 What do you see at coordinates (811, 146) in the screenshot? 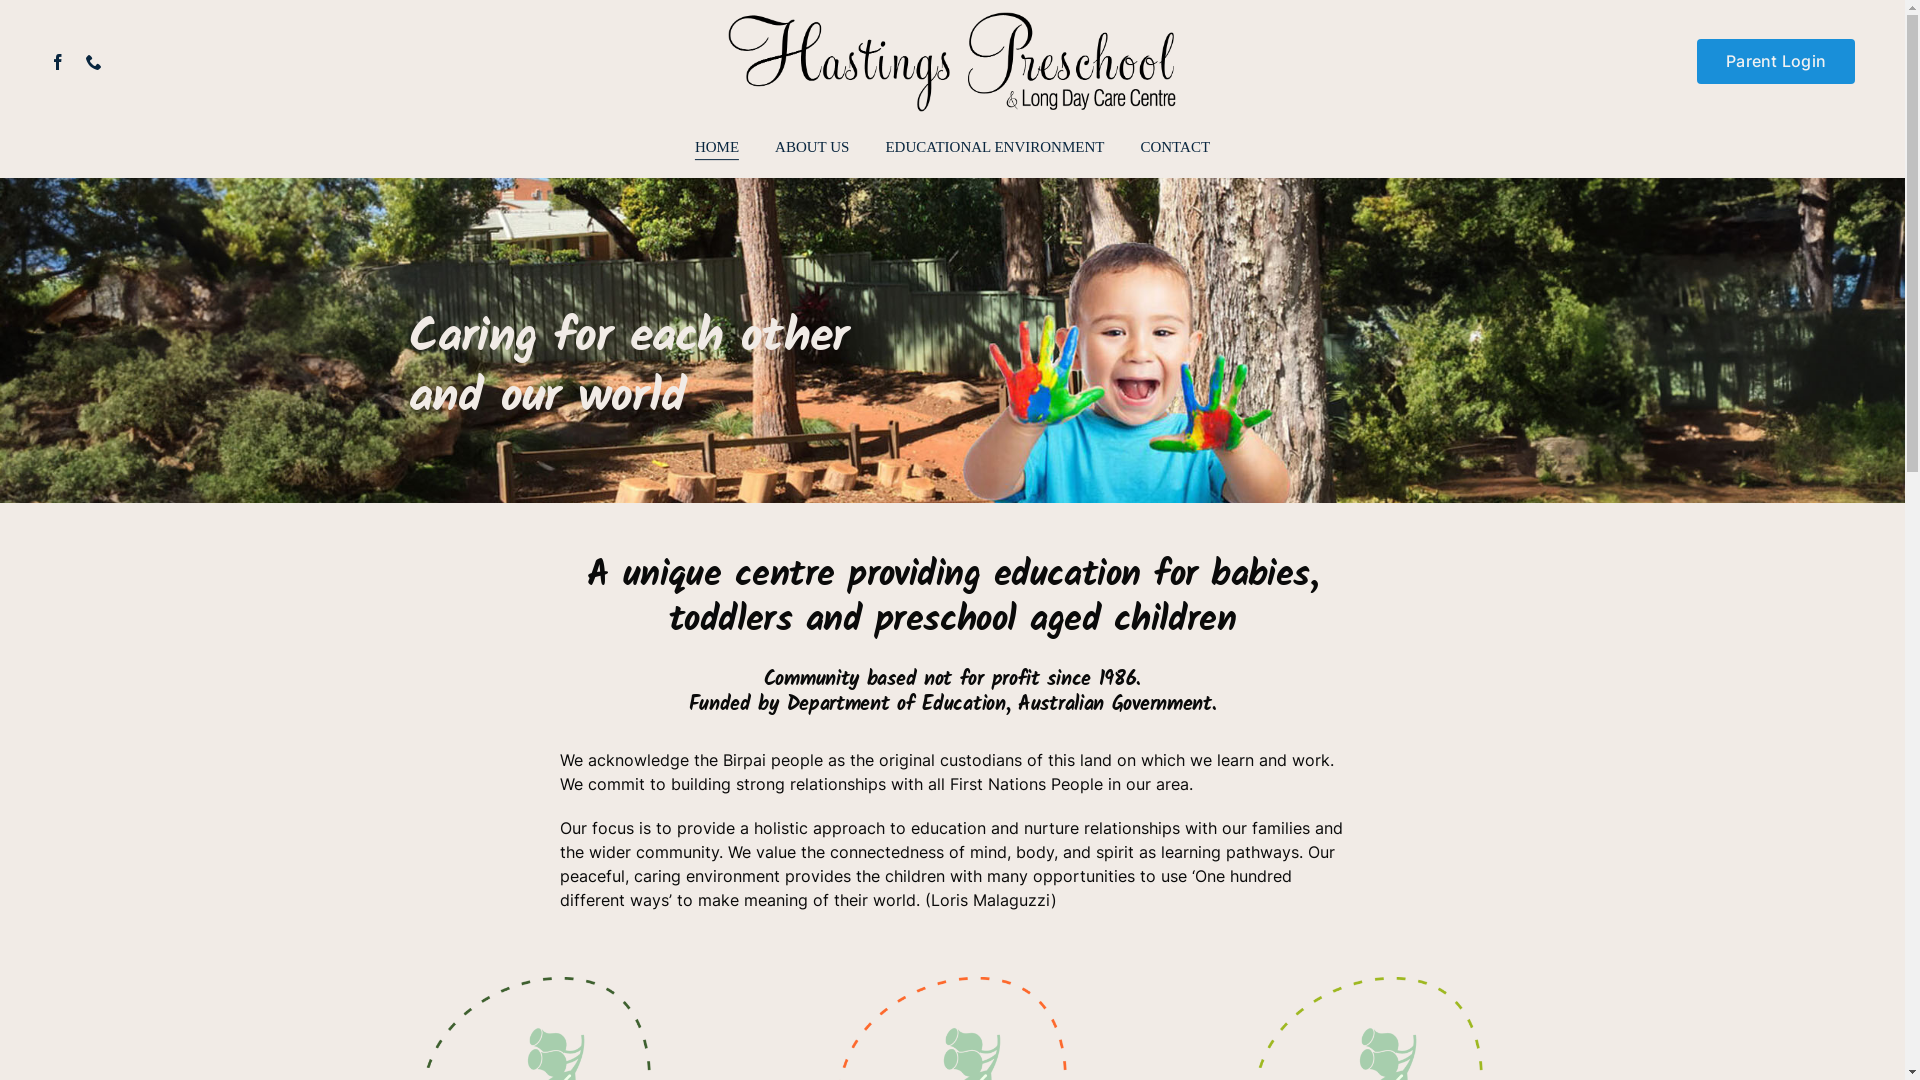
I see `'ABOUT US'` at bounding box center [811, 146].